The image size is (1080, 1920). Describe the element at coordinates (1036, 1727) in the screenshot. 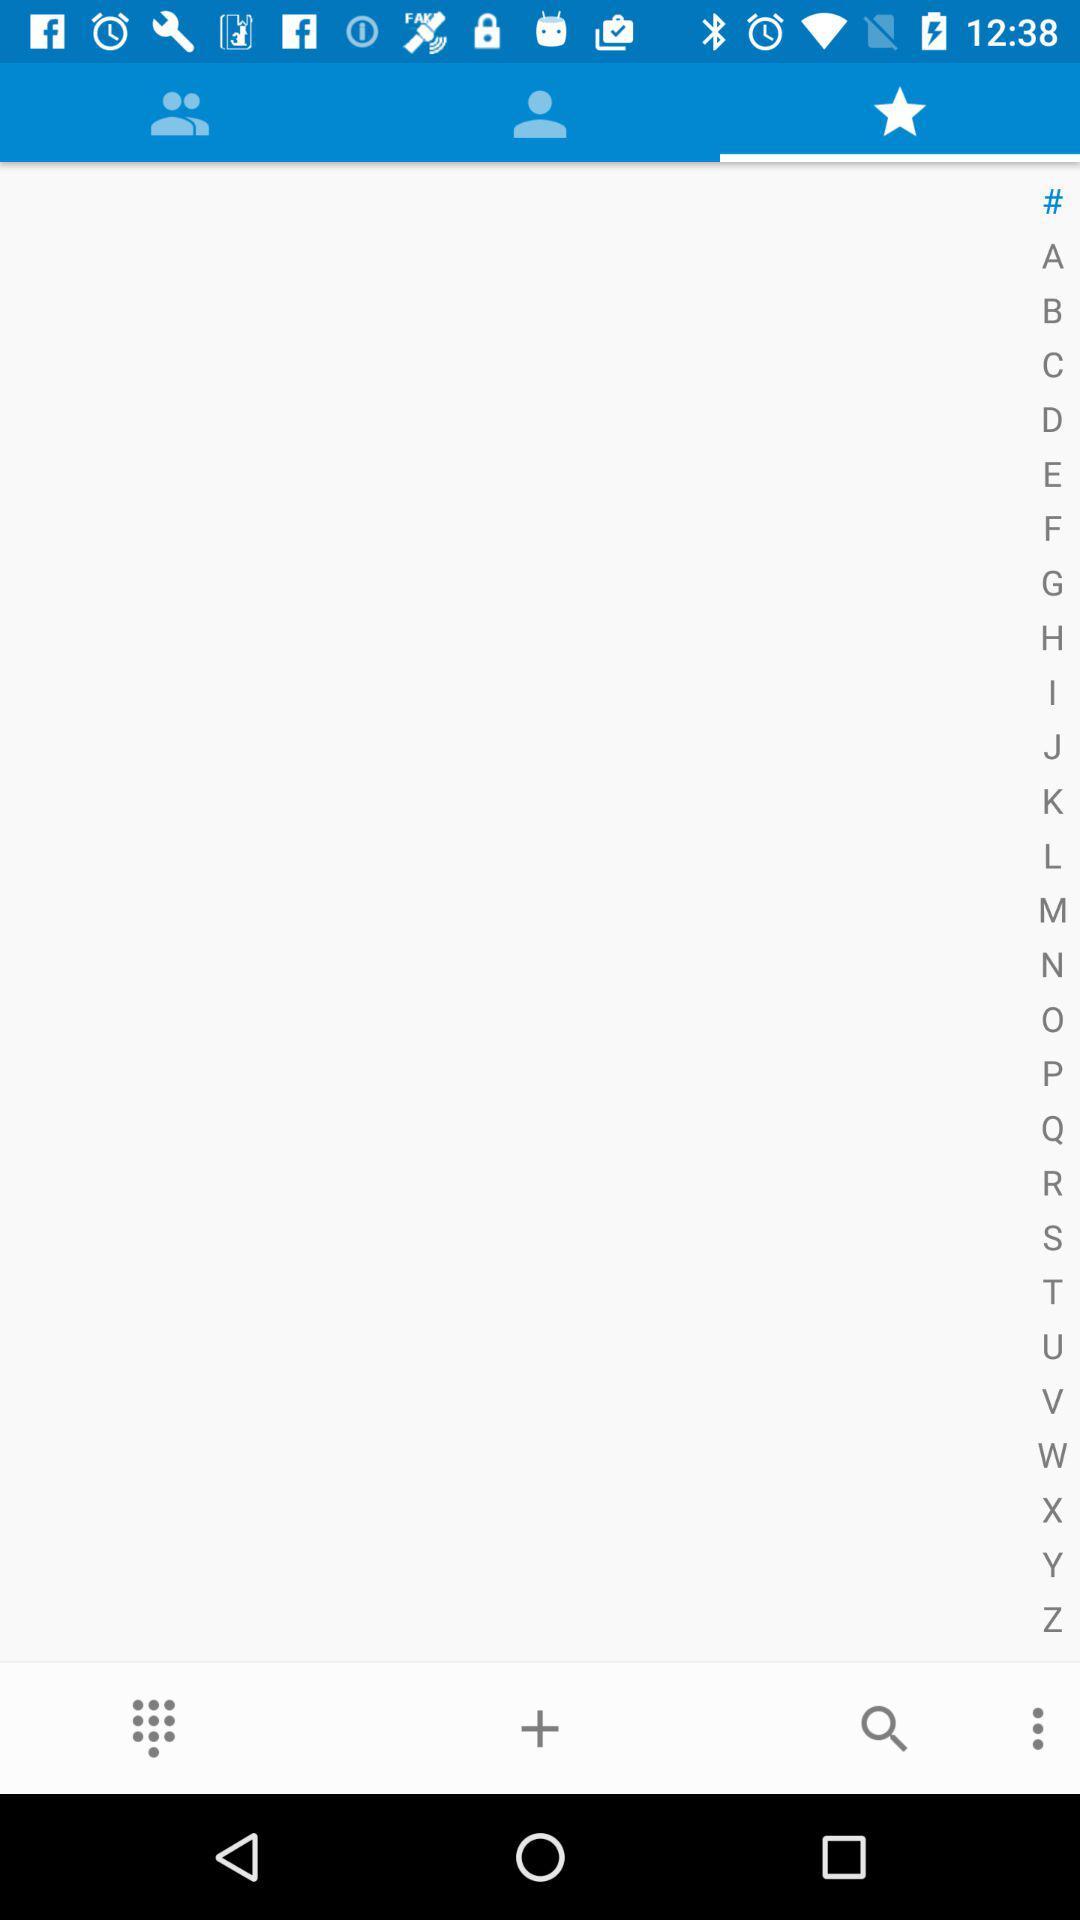

I see `the more icon` at that location.